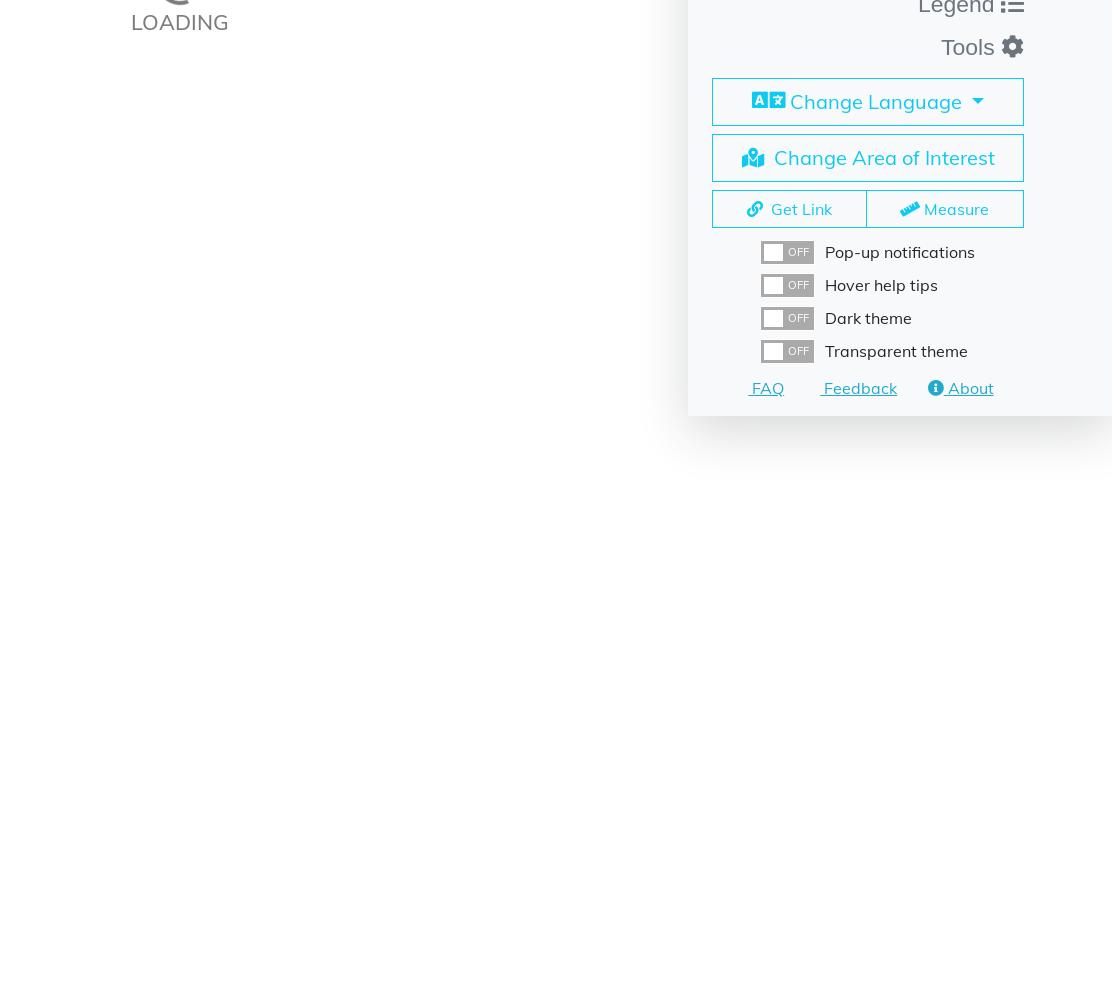  What do you see at coordinates (881, 156) in the screenshot?
I see `'Change Area of Interest'` at bounding box center [881, 156].